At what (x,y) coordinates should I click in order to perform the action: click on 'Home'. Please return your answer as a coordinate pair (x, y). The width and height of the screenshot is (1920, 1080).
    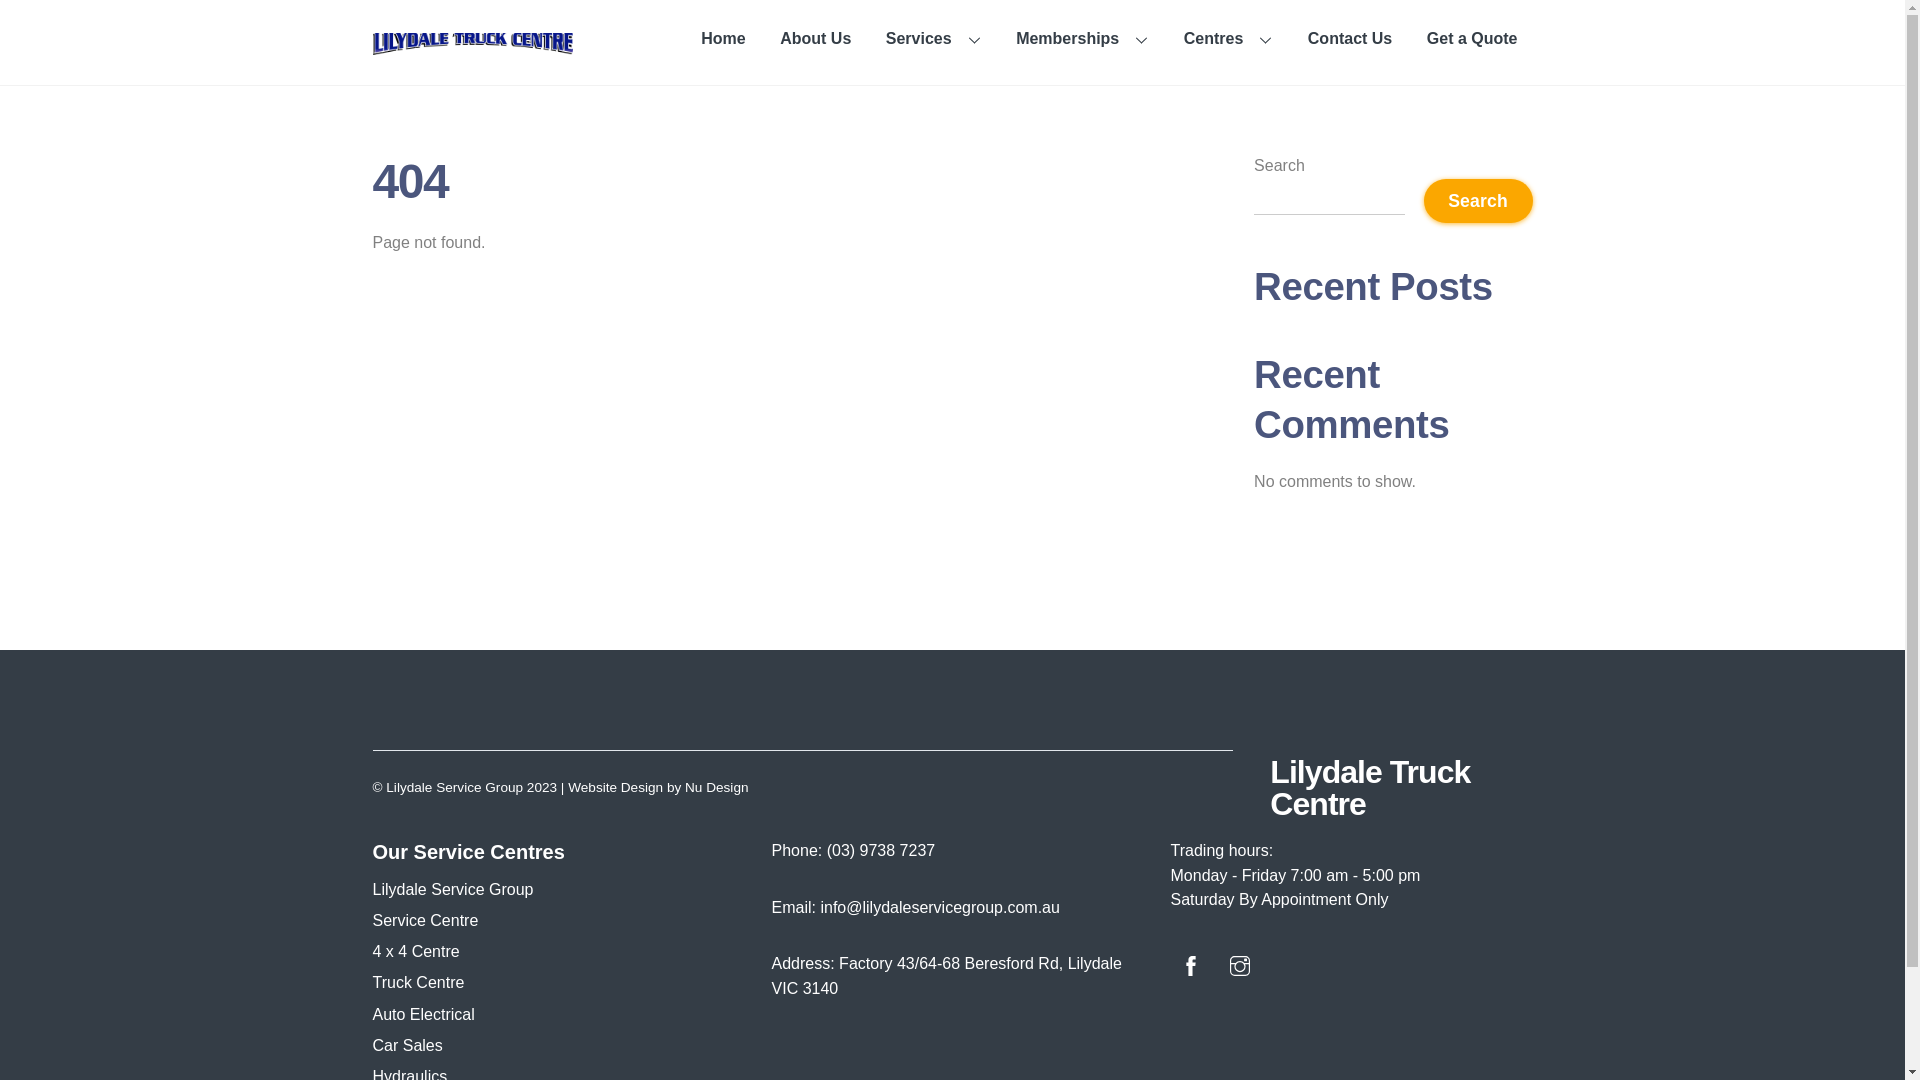
    Looking at the image, I should click on (722, 38).